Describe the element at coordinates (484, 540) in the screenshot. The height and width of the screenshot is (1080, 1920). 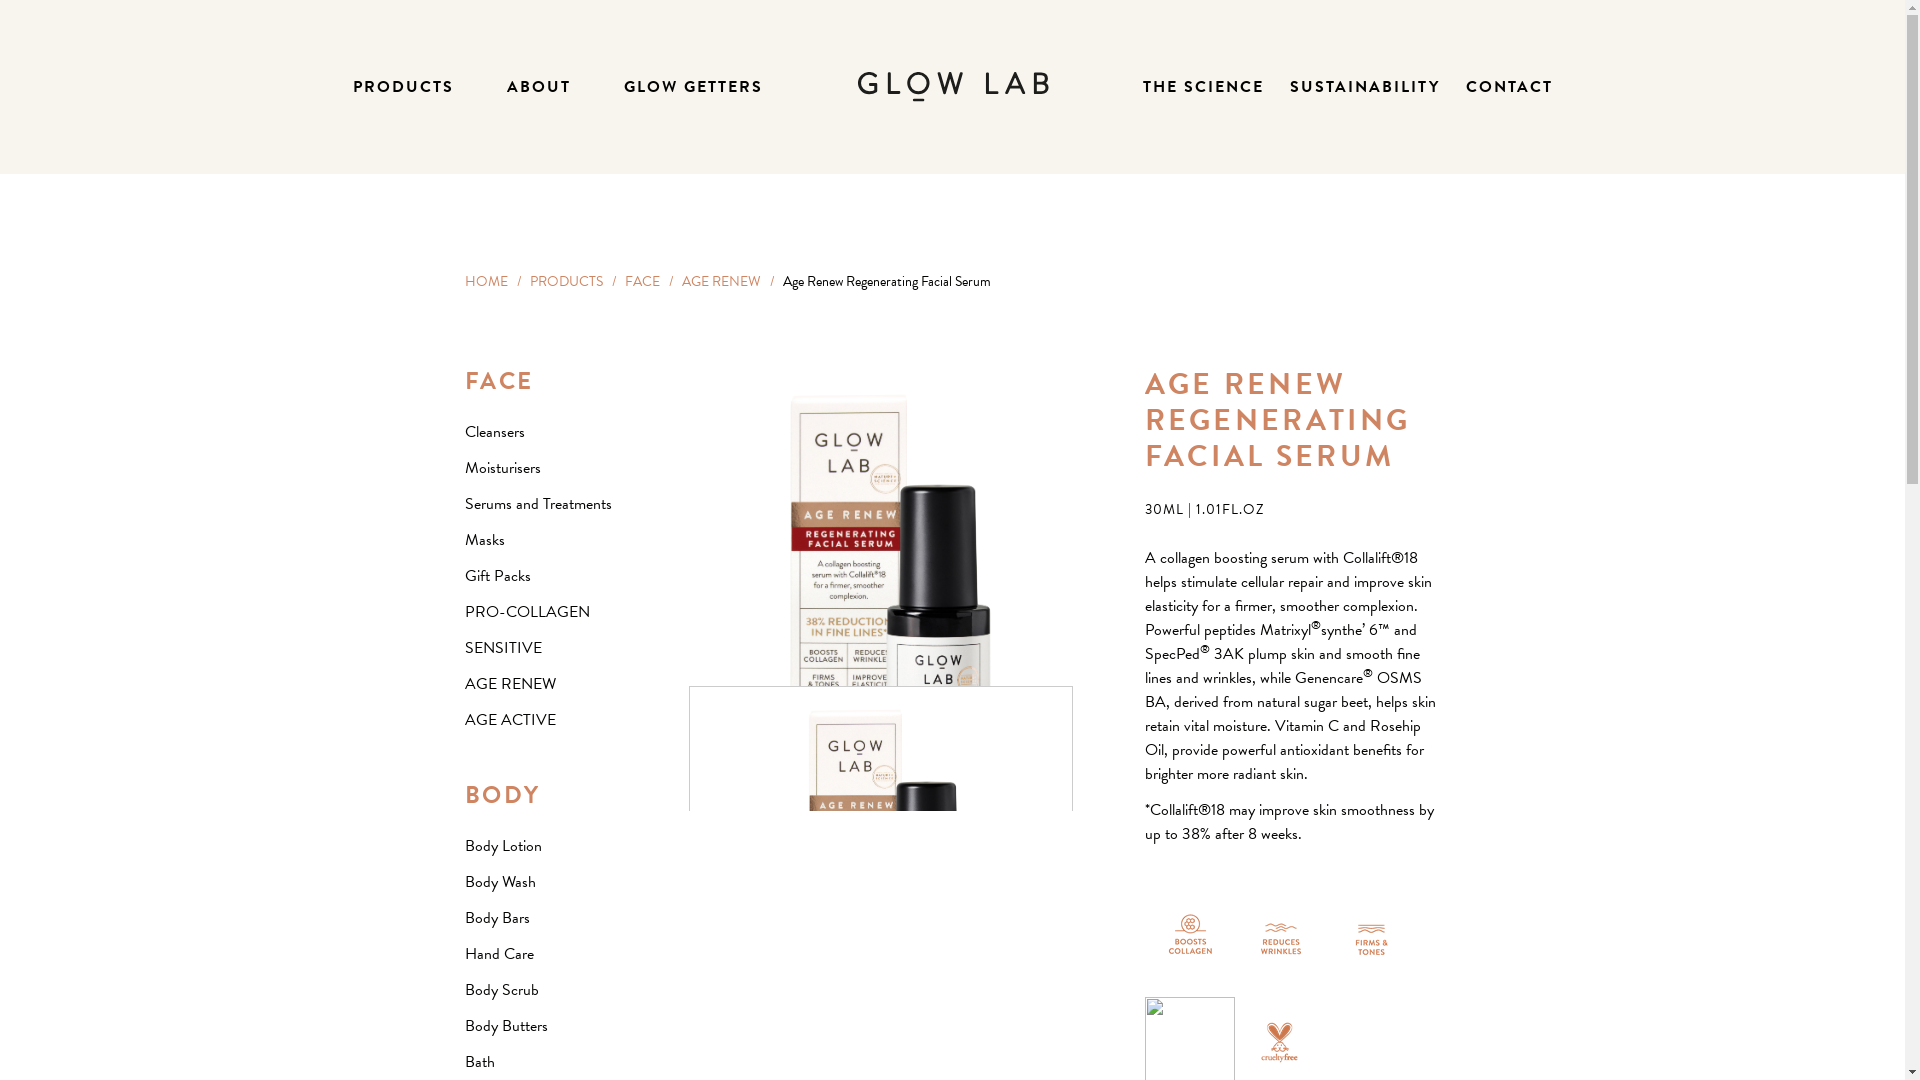
I see `'Masks'` at that location.